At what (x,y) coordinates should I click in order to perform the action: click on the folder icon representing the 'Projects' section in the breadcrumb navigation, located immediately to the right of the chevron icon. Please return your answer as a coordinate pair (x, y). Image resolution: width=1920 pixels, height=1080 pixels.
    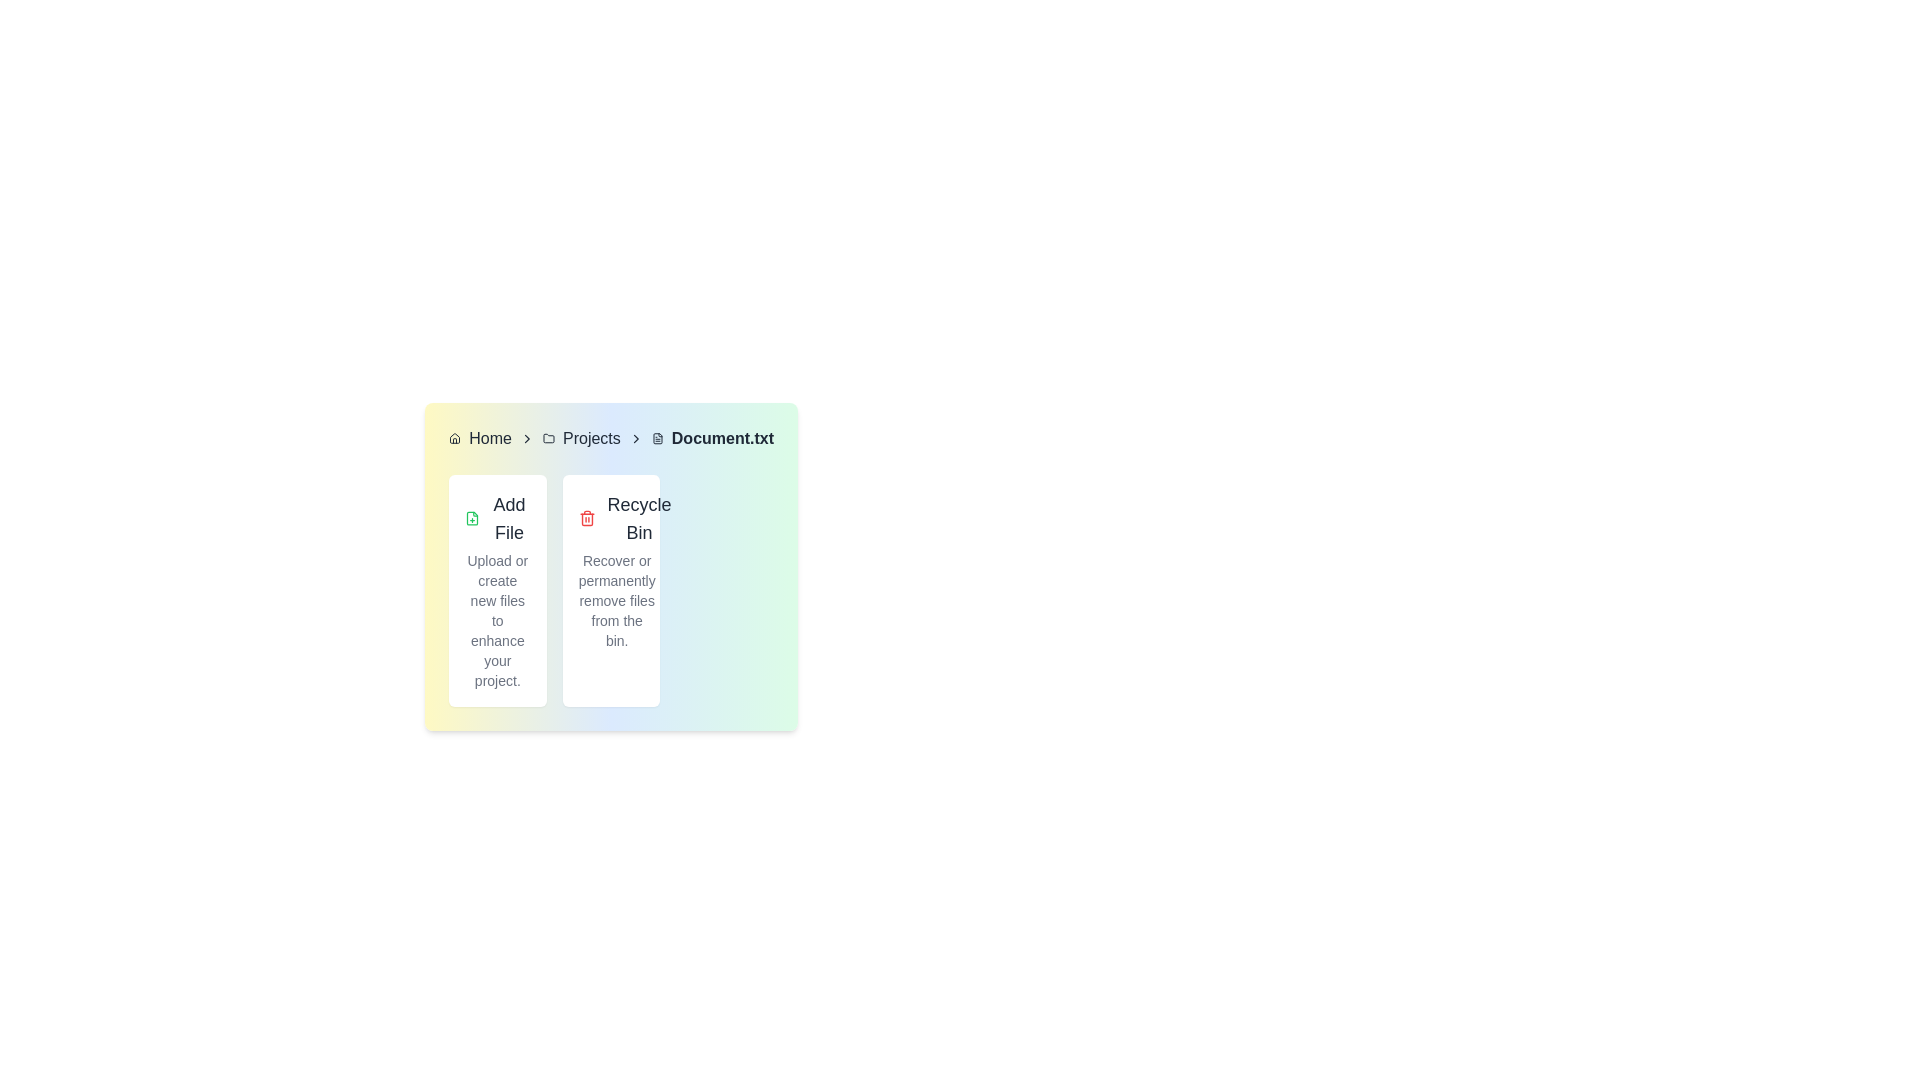
    Looking at the image, I should click on (548, 438).